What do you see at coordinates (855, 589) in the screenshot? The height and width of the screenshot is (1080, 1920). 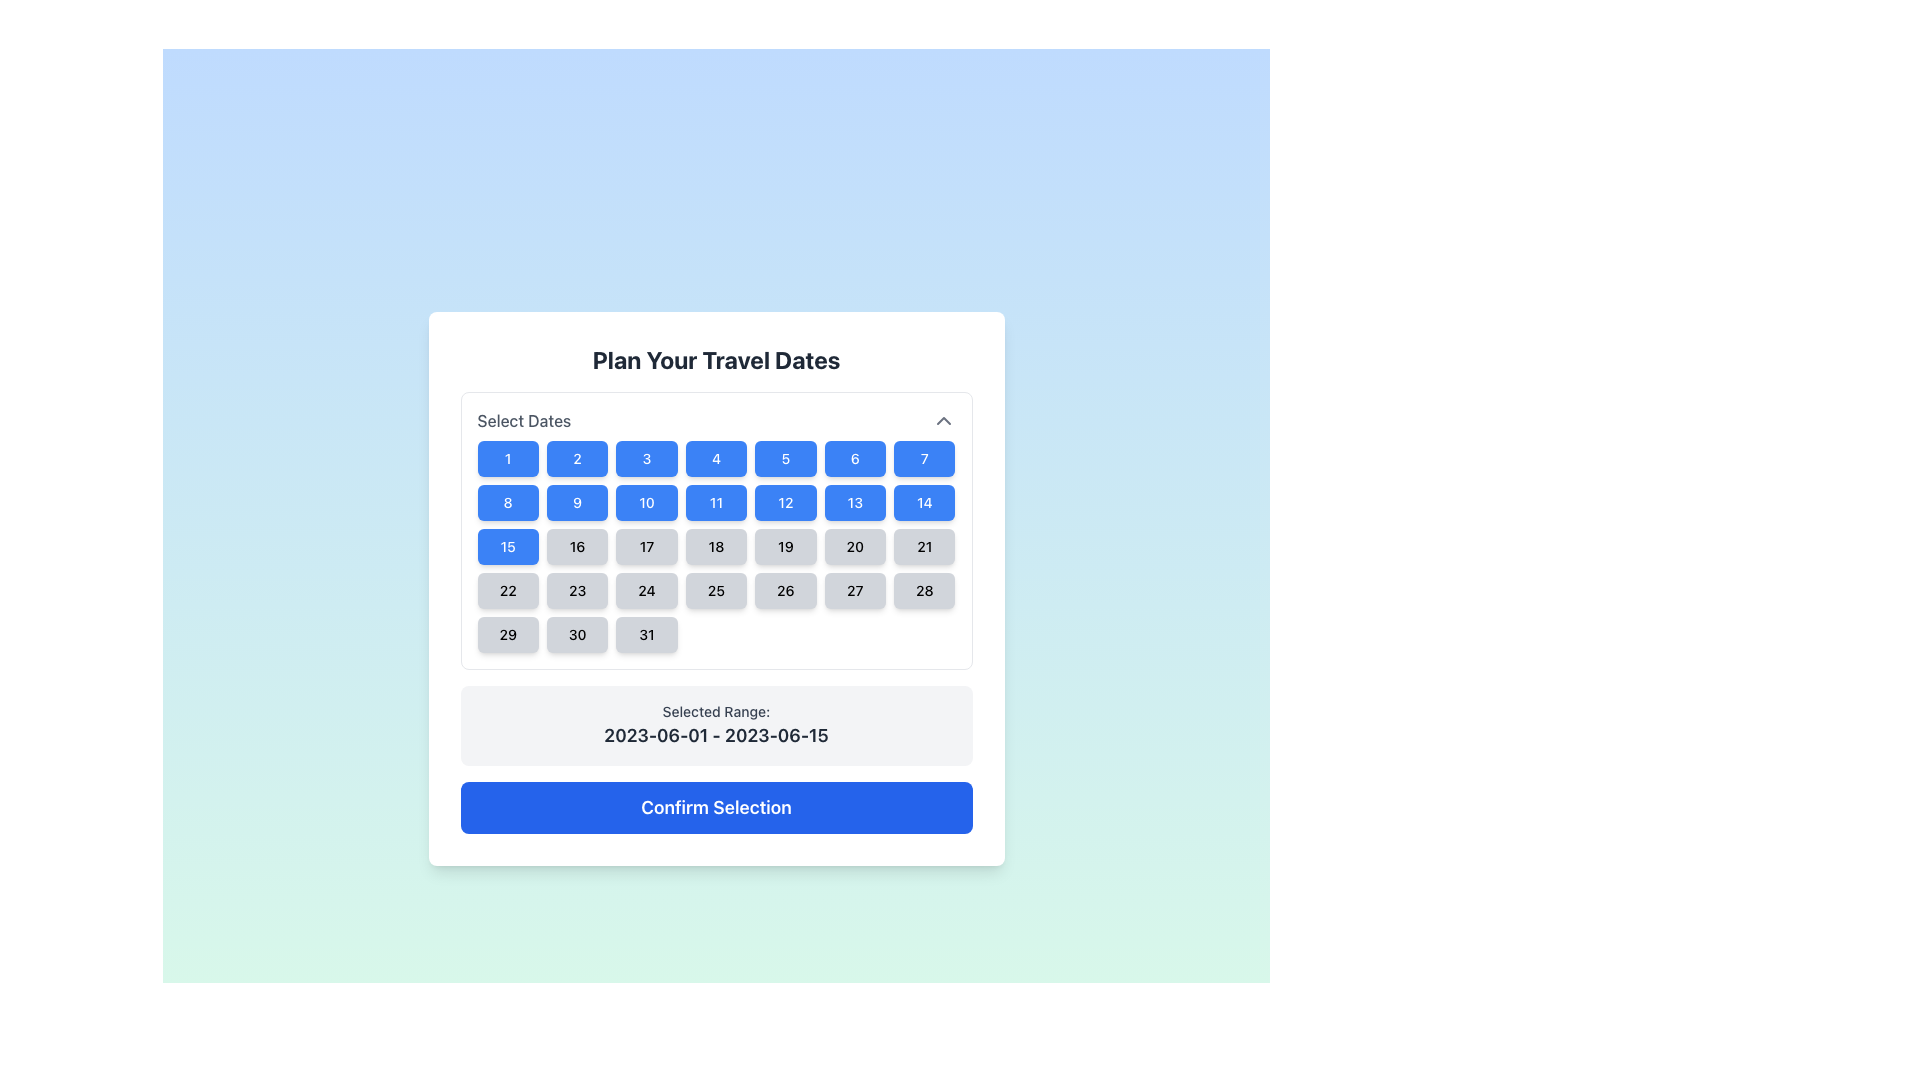 I see `the button representing day 27 on the calendar interface within the 'Plan Your Travel Dates' modal to trigger date selection` at bounding box center [855, 589].